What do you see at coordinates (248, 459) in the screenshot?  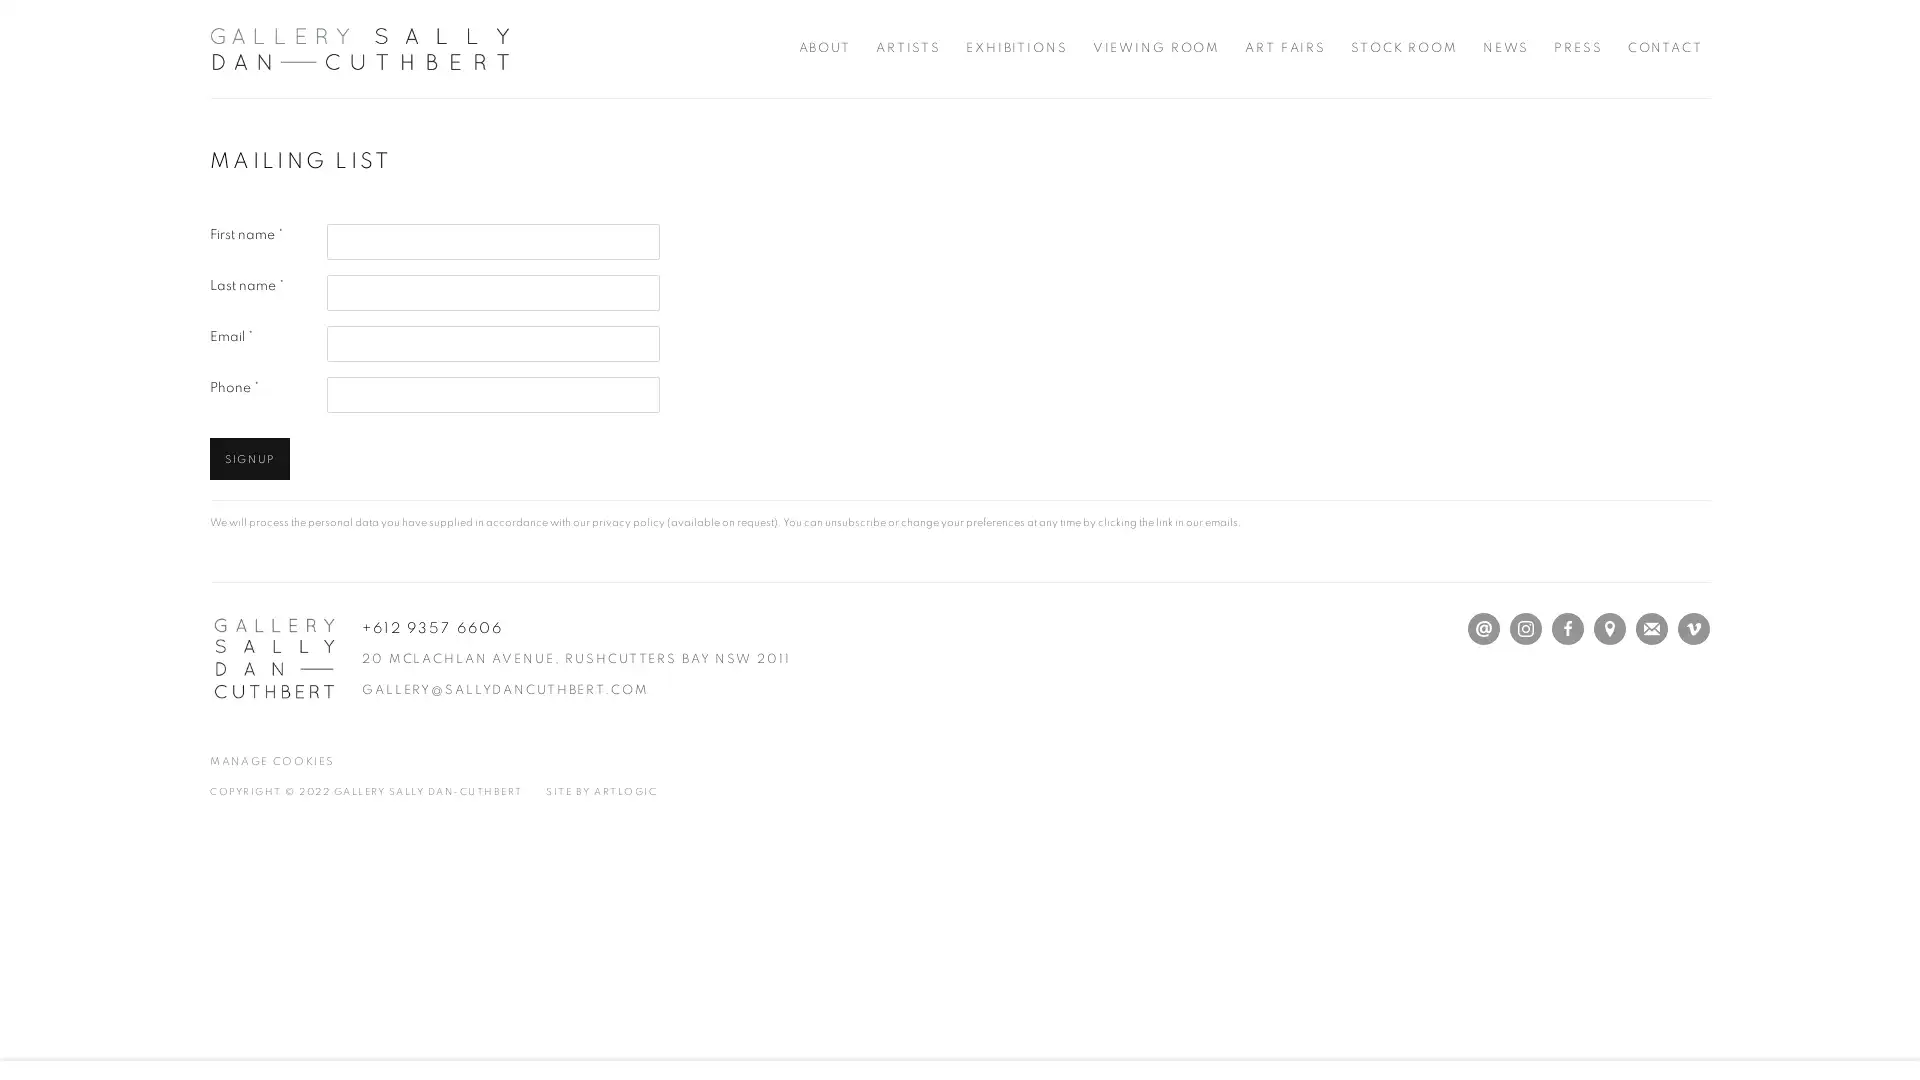 I see `SIGNUP` at bounding box center [248, 459].